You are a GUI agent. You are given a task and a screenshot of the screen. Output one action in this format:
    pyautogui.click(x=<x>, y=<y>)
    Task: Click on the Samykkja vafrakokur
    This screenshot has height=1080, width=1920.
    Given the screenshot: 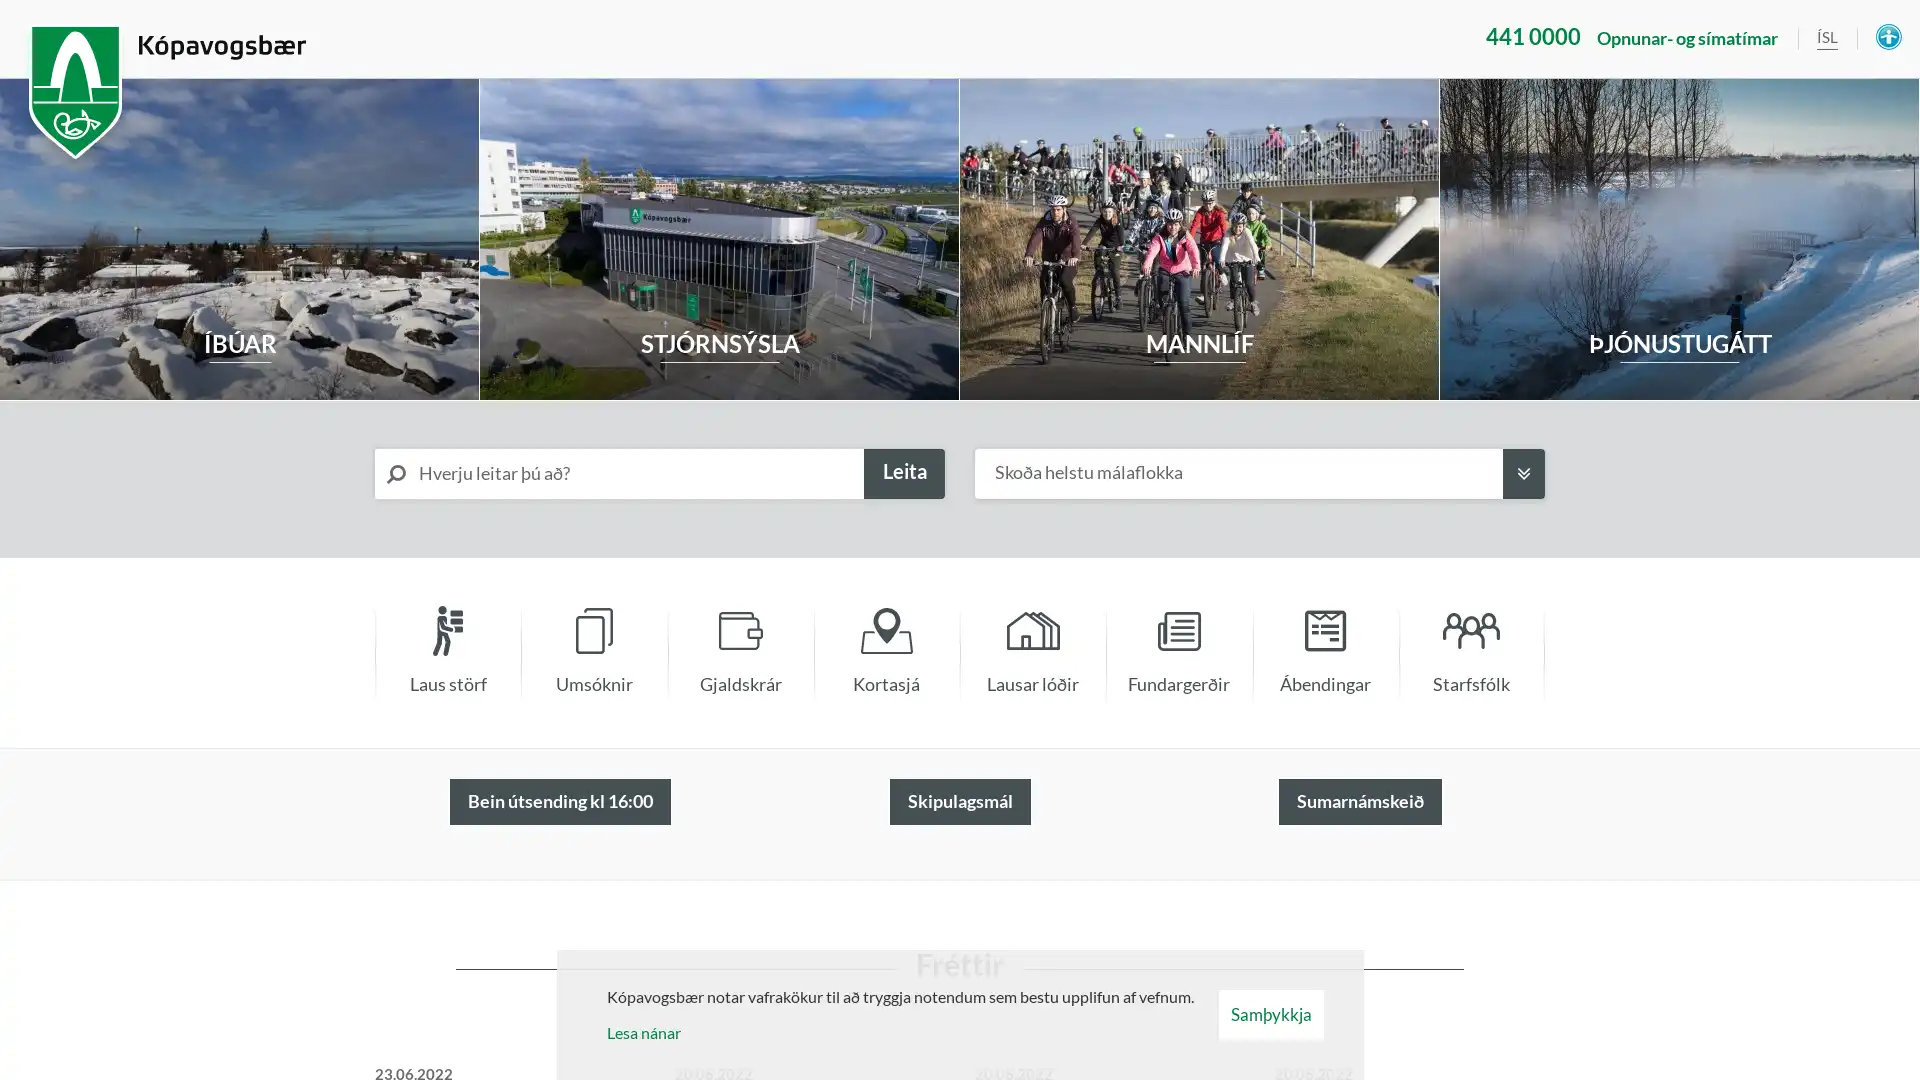 What is the action you would take?
    pyautogui.click(x=1269, y=1014)
    